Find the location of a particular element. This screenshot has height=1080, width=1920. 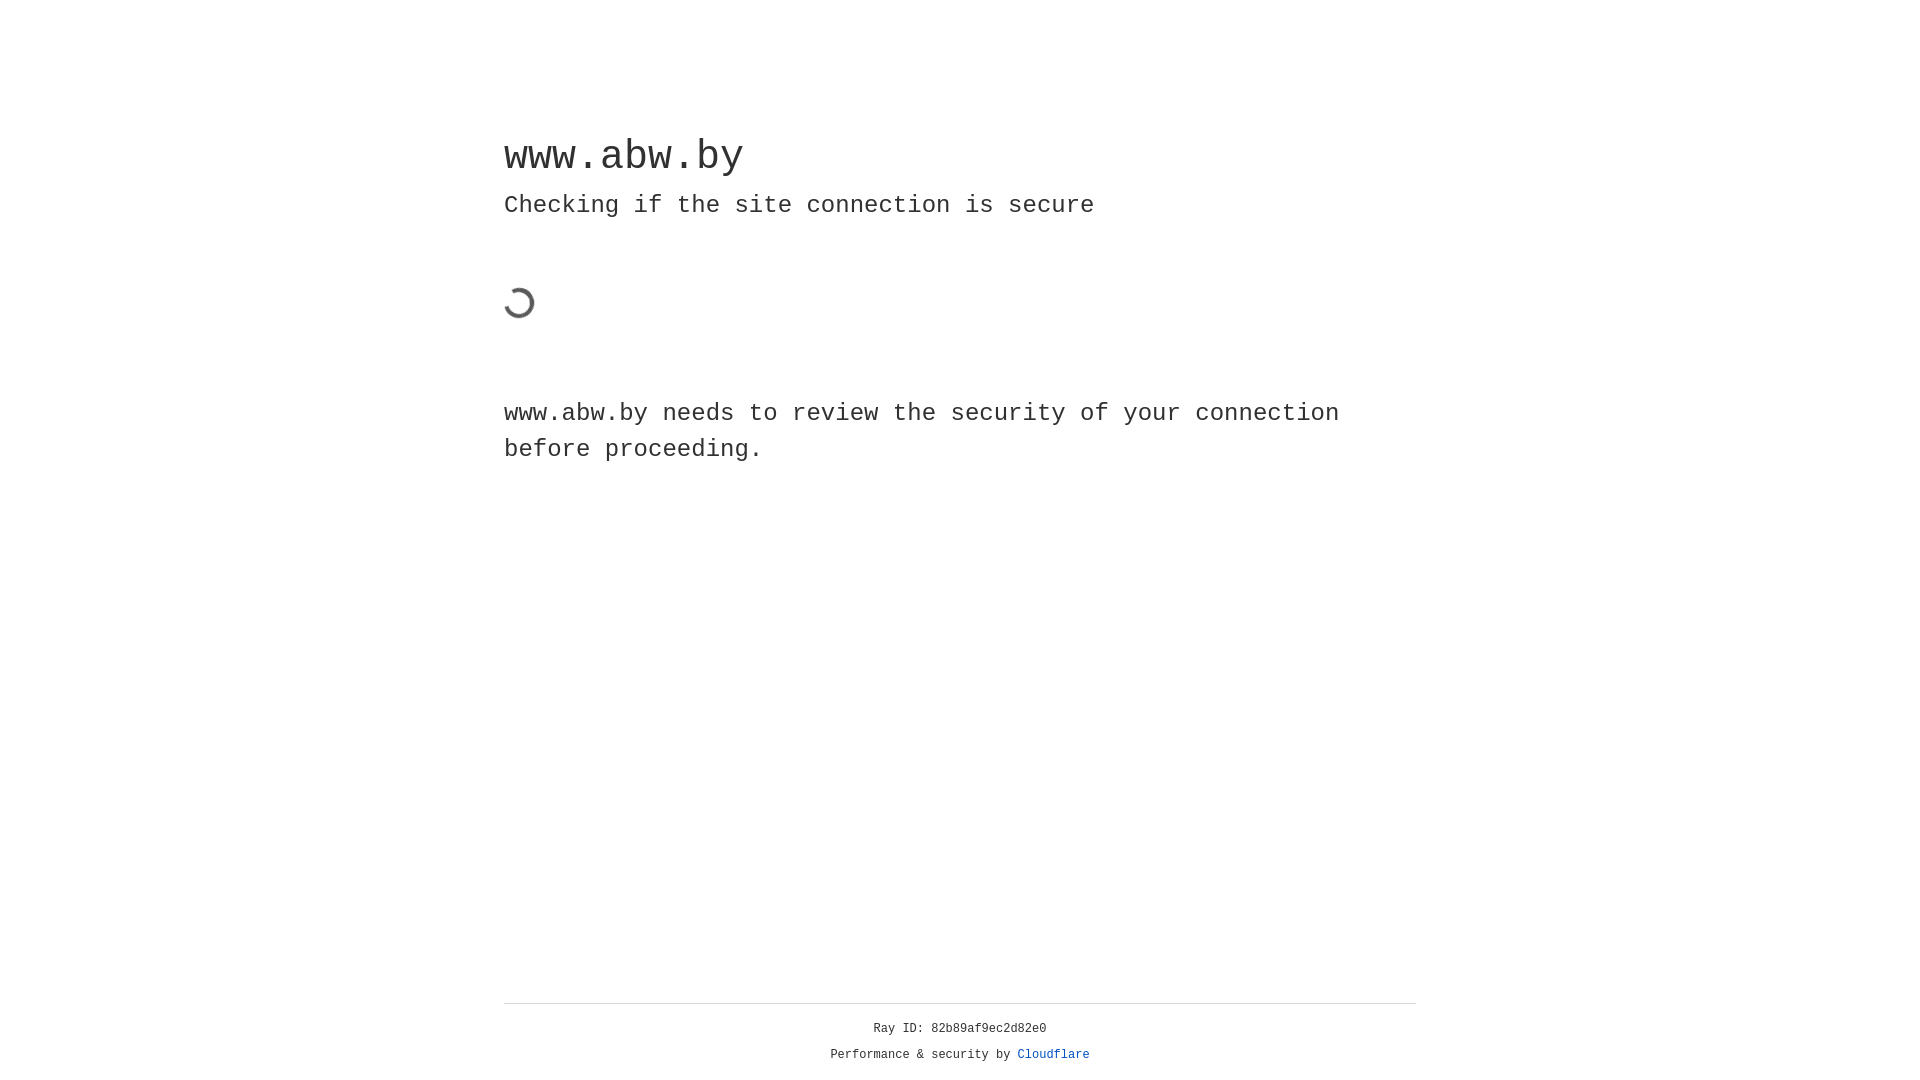

'Cloudflare' is located at coordinates (1053, 1054).